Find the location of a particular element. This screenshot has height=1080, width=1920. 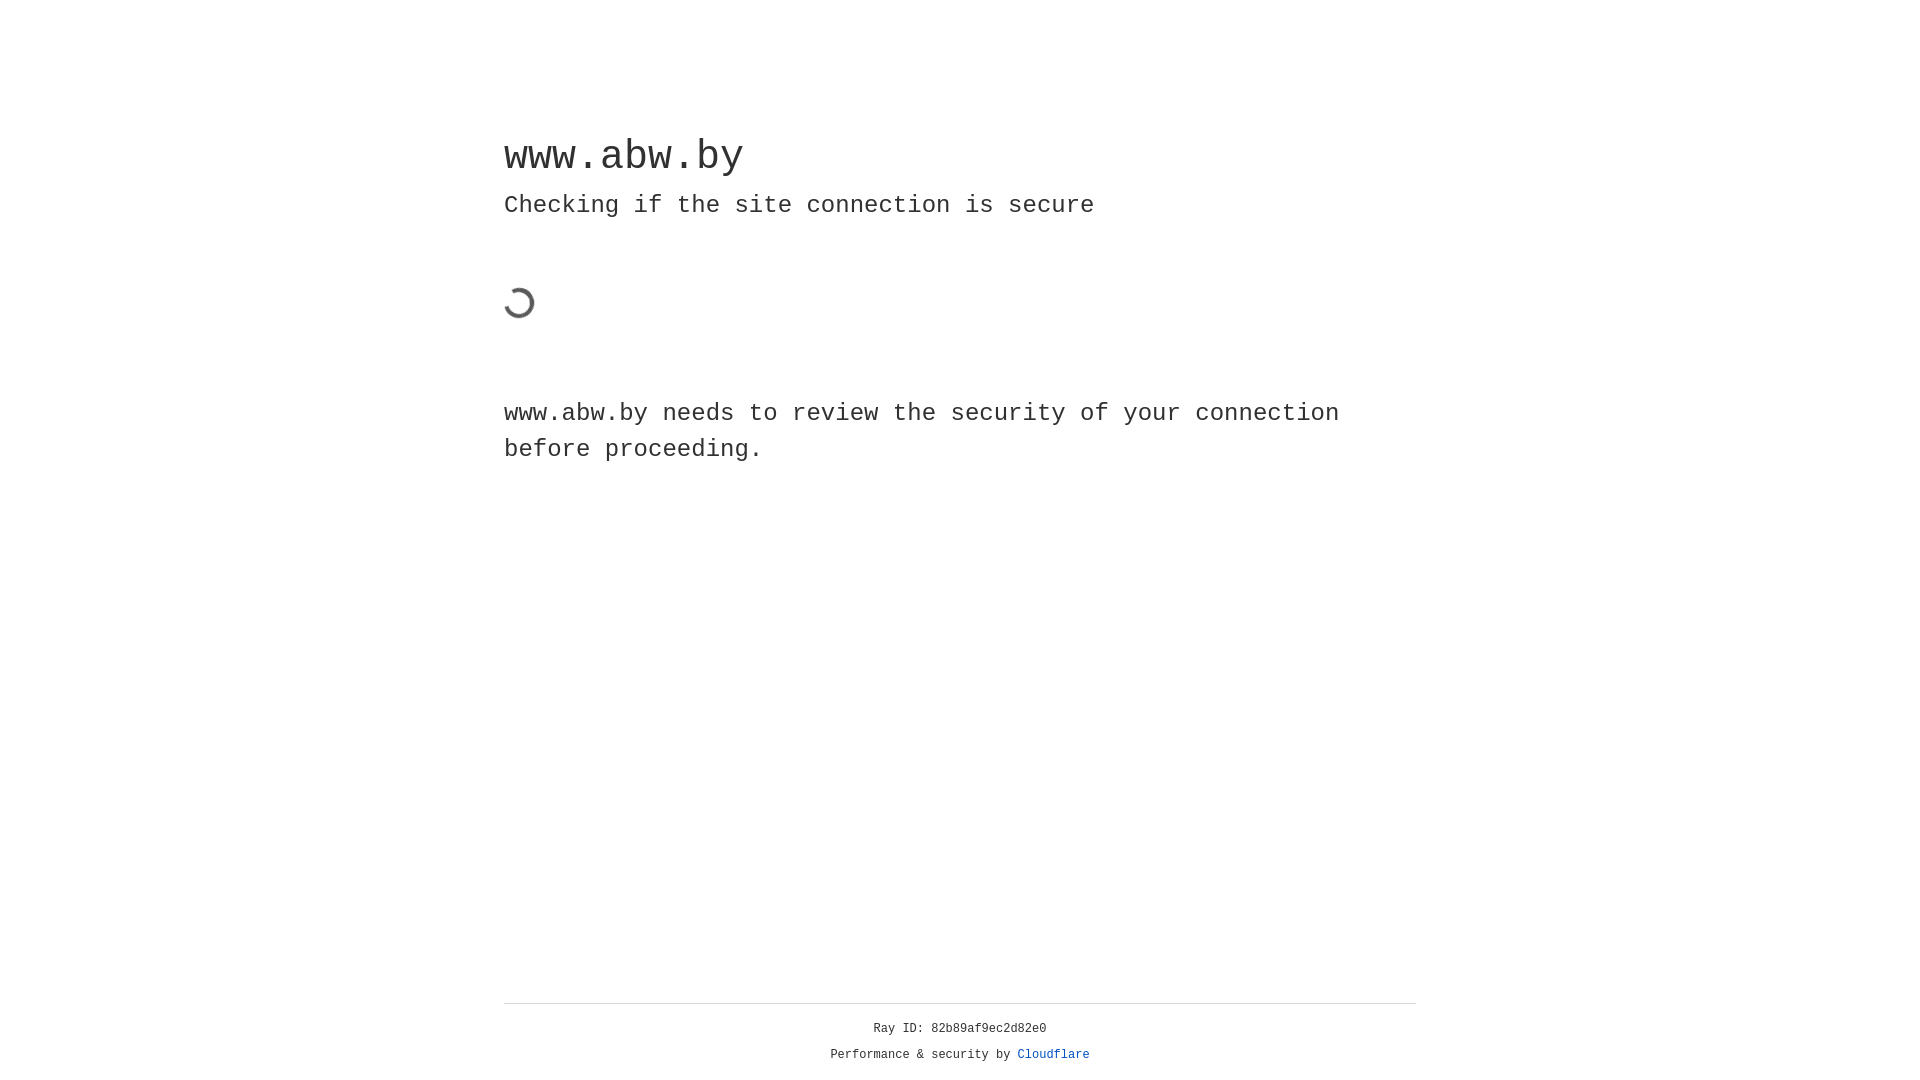

'Cloudflare' is located at coordinates (1053, 1054).